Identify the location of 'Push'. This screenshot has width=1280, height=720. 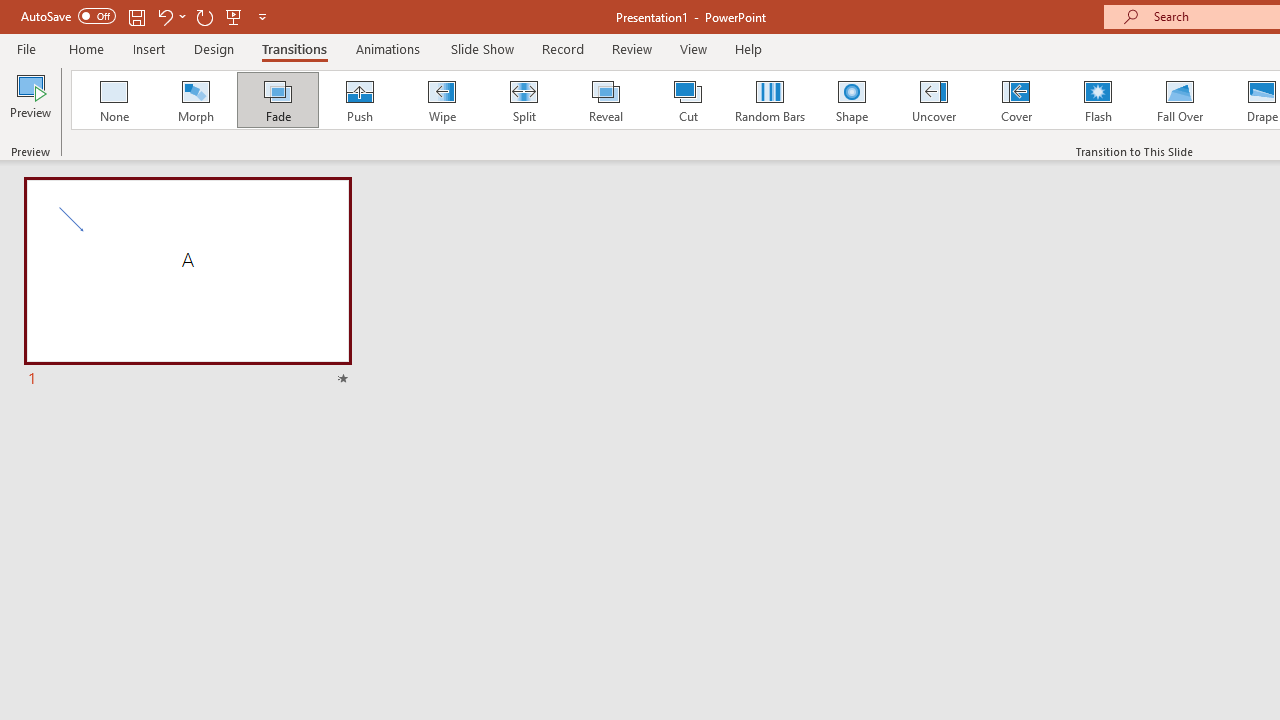
(359, 100).